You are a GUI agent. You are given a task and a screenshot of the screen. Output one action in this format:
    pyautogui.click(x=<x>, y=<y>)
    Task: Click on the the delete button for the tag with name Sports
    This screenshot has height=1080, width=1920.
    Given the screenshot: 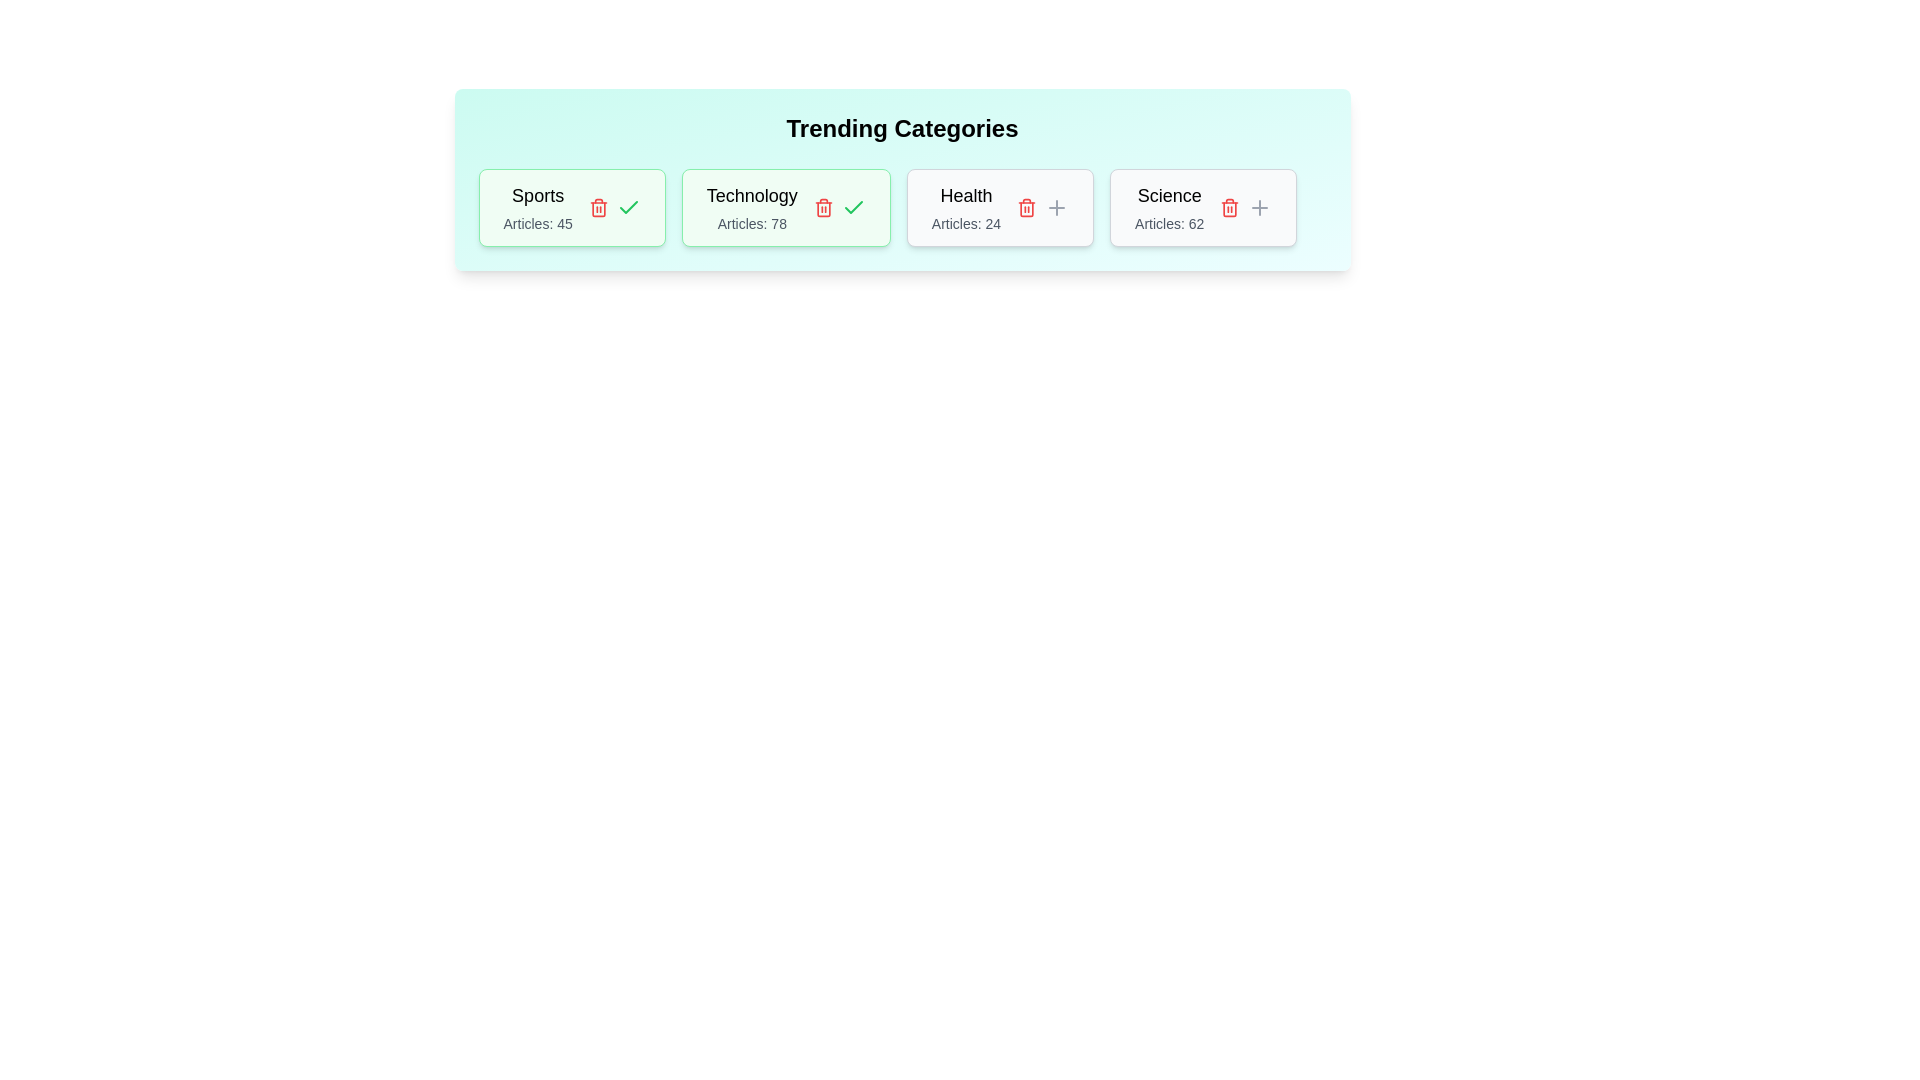 What is the action you would take?
    pyautogui.click(x=597, y=208)
    